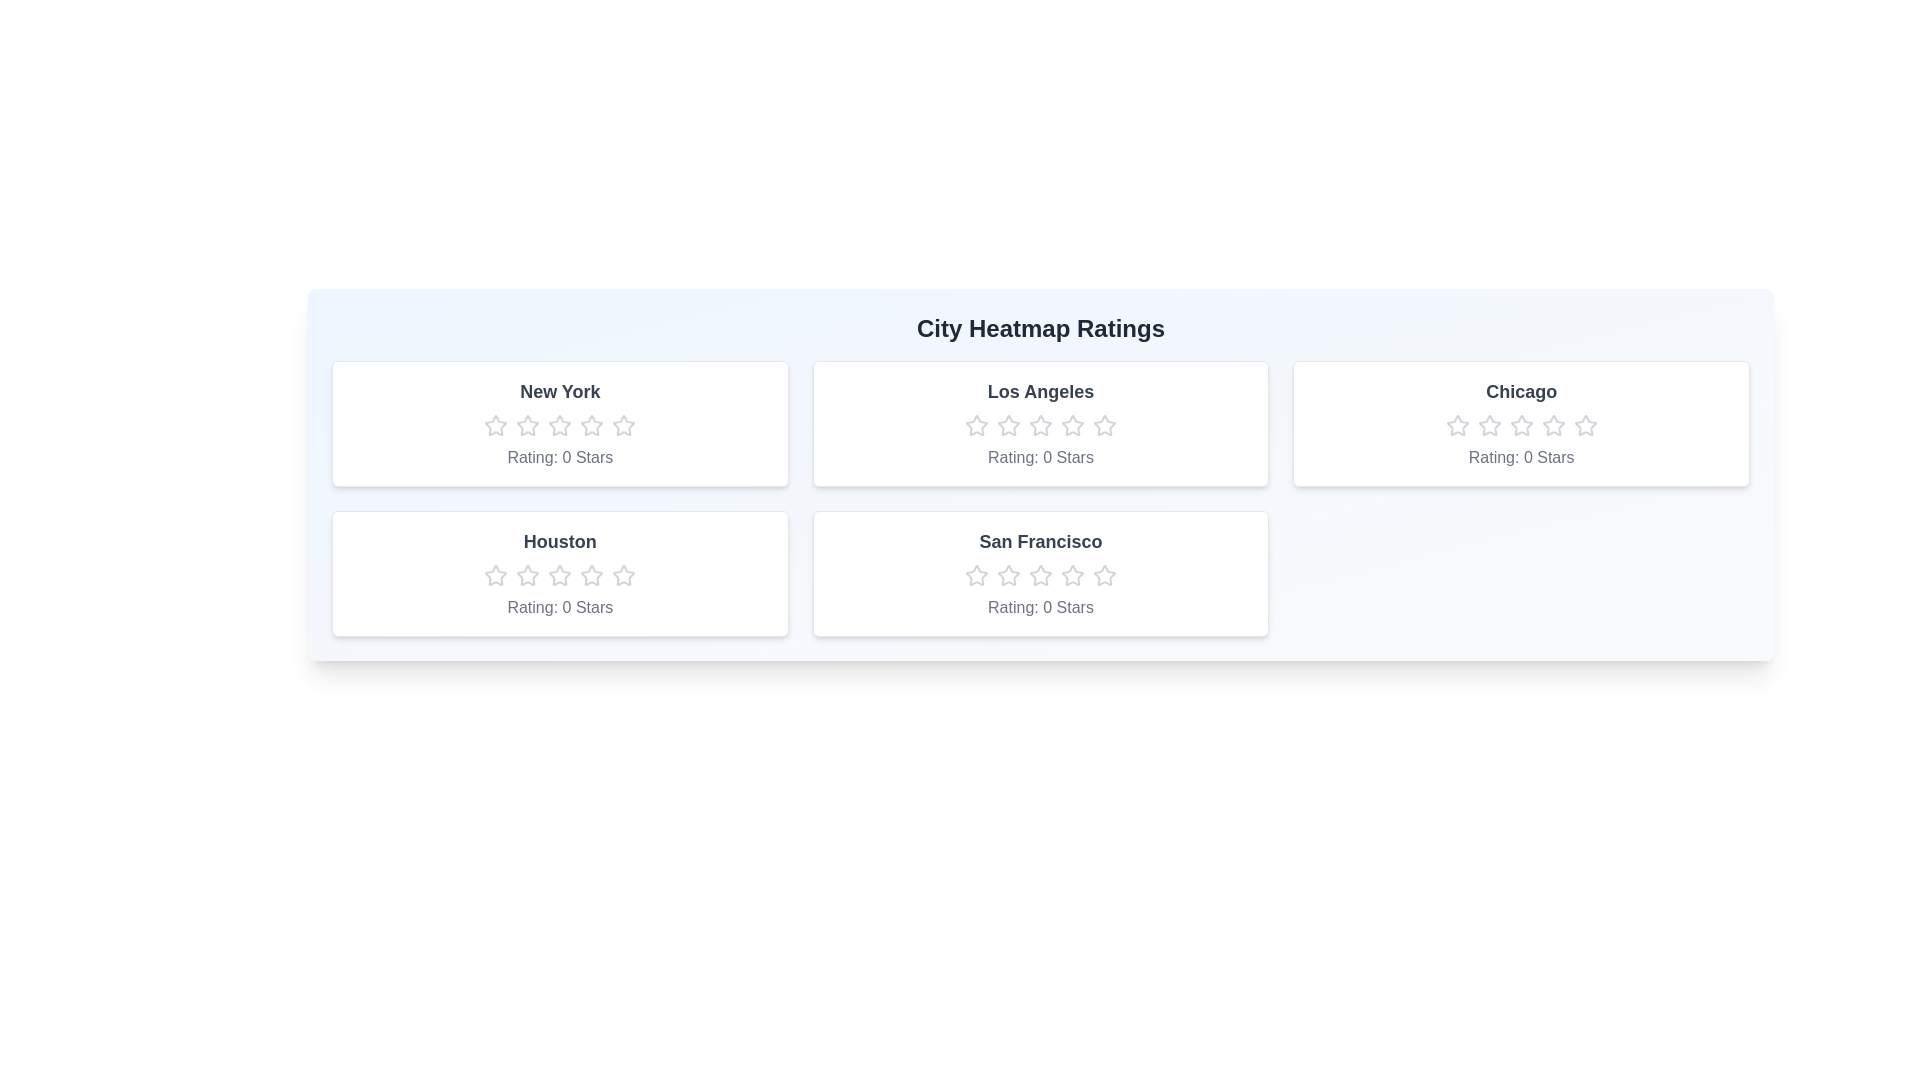 Image resolution: width=1920 pixels, height=1080 pixels. Describe the element at coordinates (1040, 424) in the screenshot. I see `the Los Angeles rating star number 3` at that location.